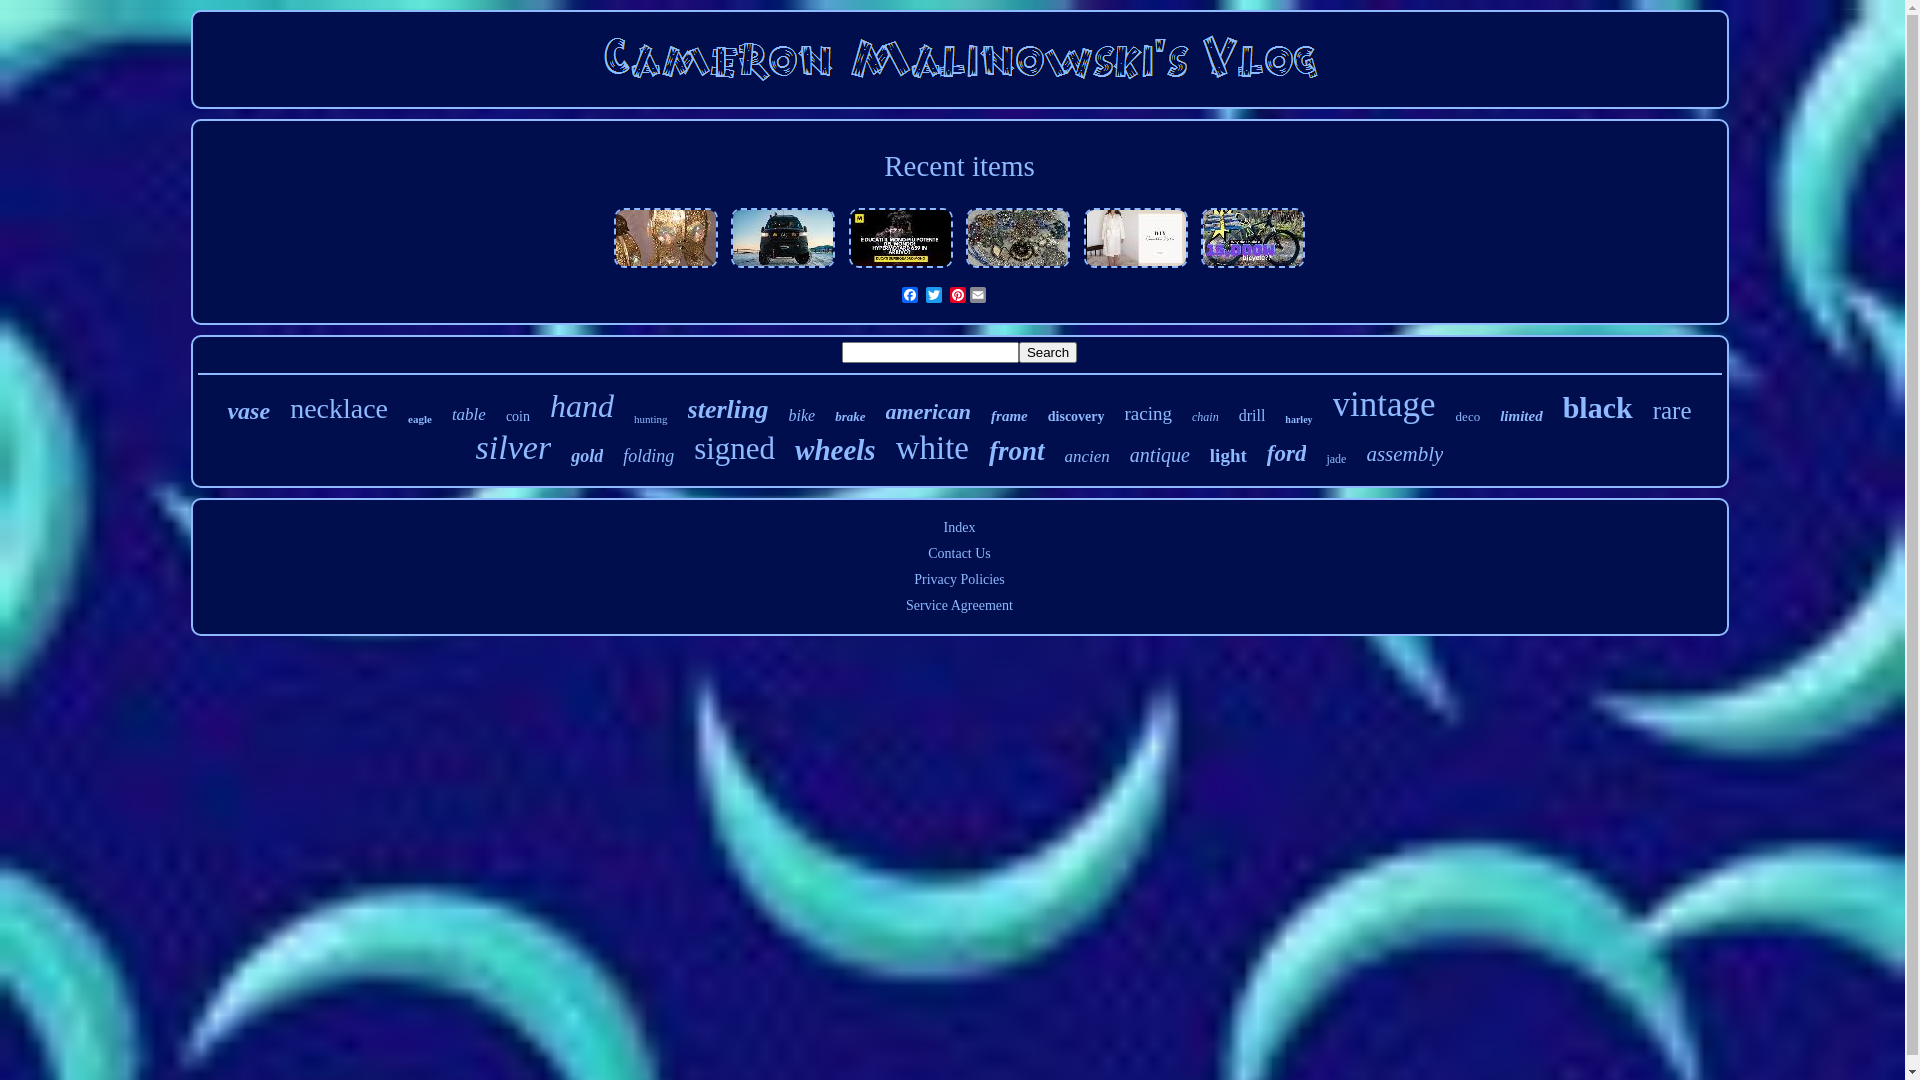 This screenshot has height=1080, width=1920. Describe the element at coordinates (1160, 455) in the screenshot. I see `'antique'` at that location.